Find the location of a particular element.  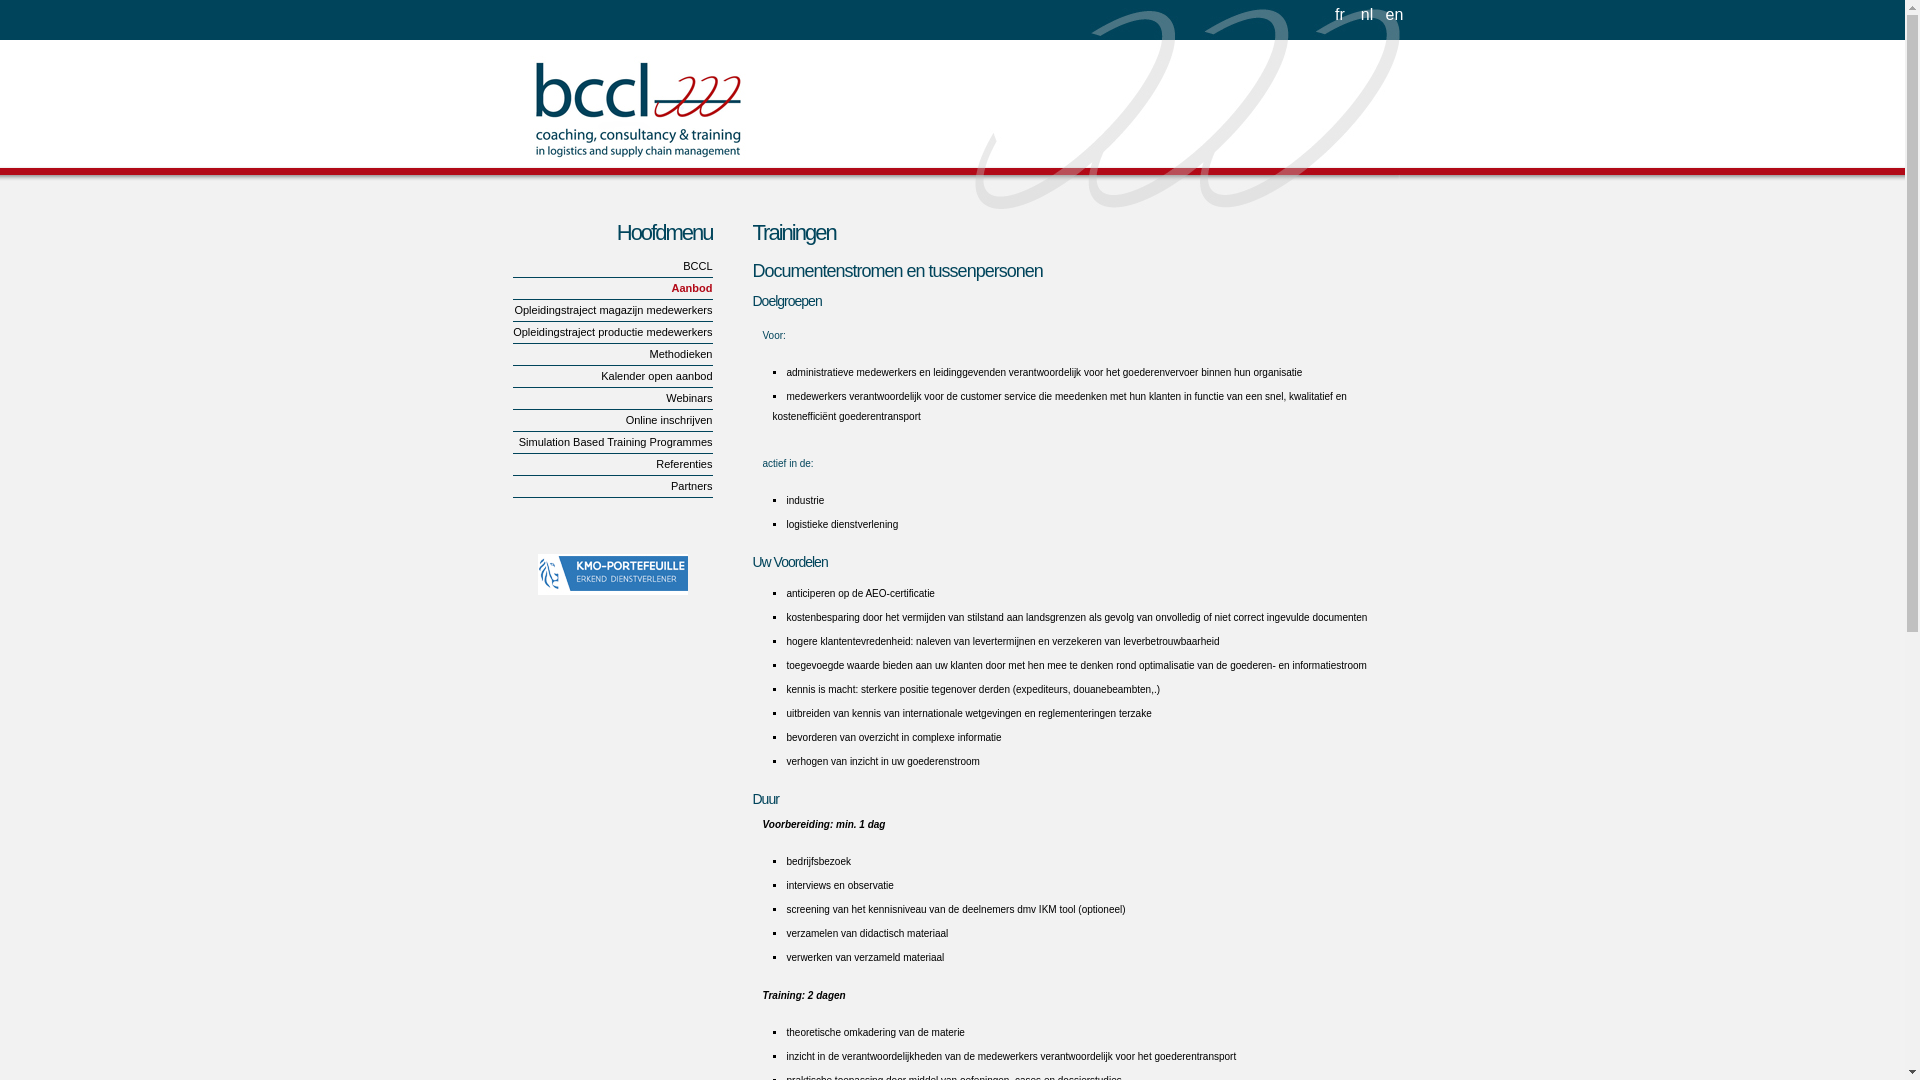

'BCCL' is located at coordinates (610, 265).